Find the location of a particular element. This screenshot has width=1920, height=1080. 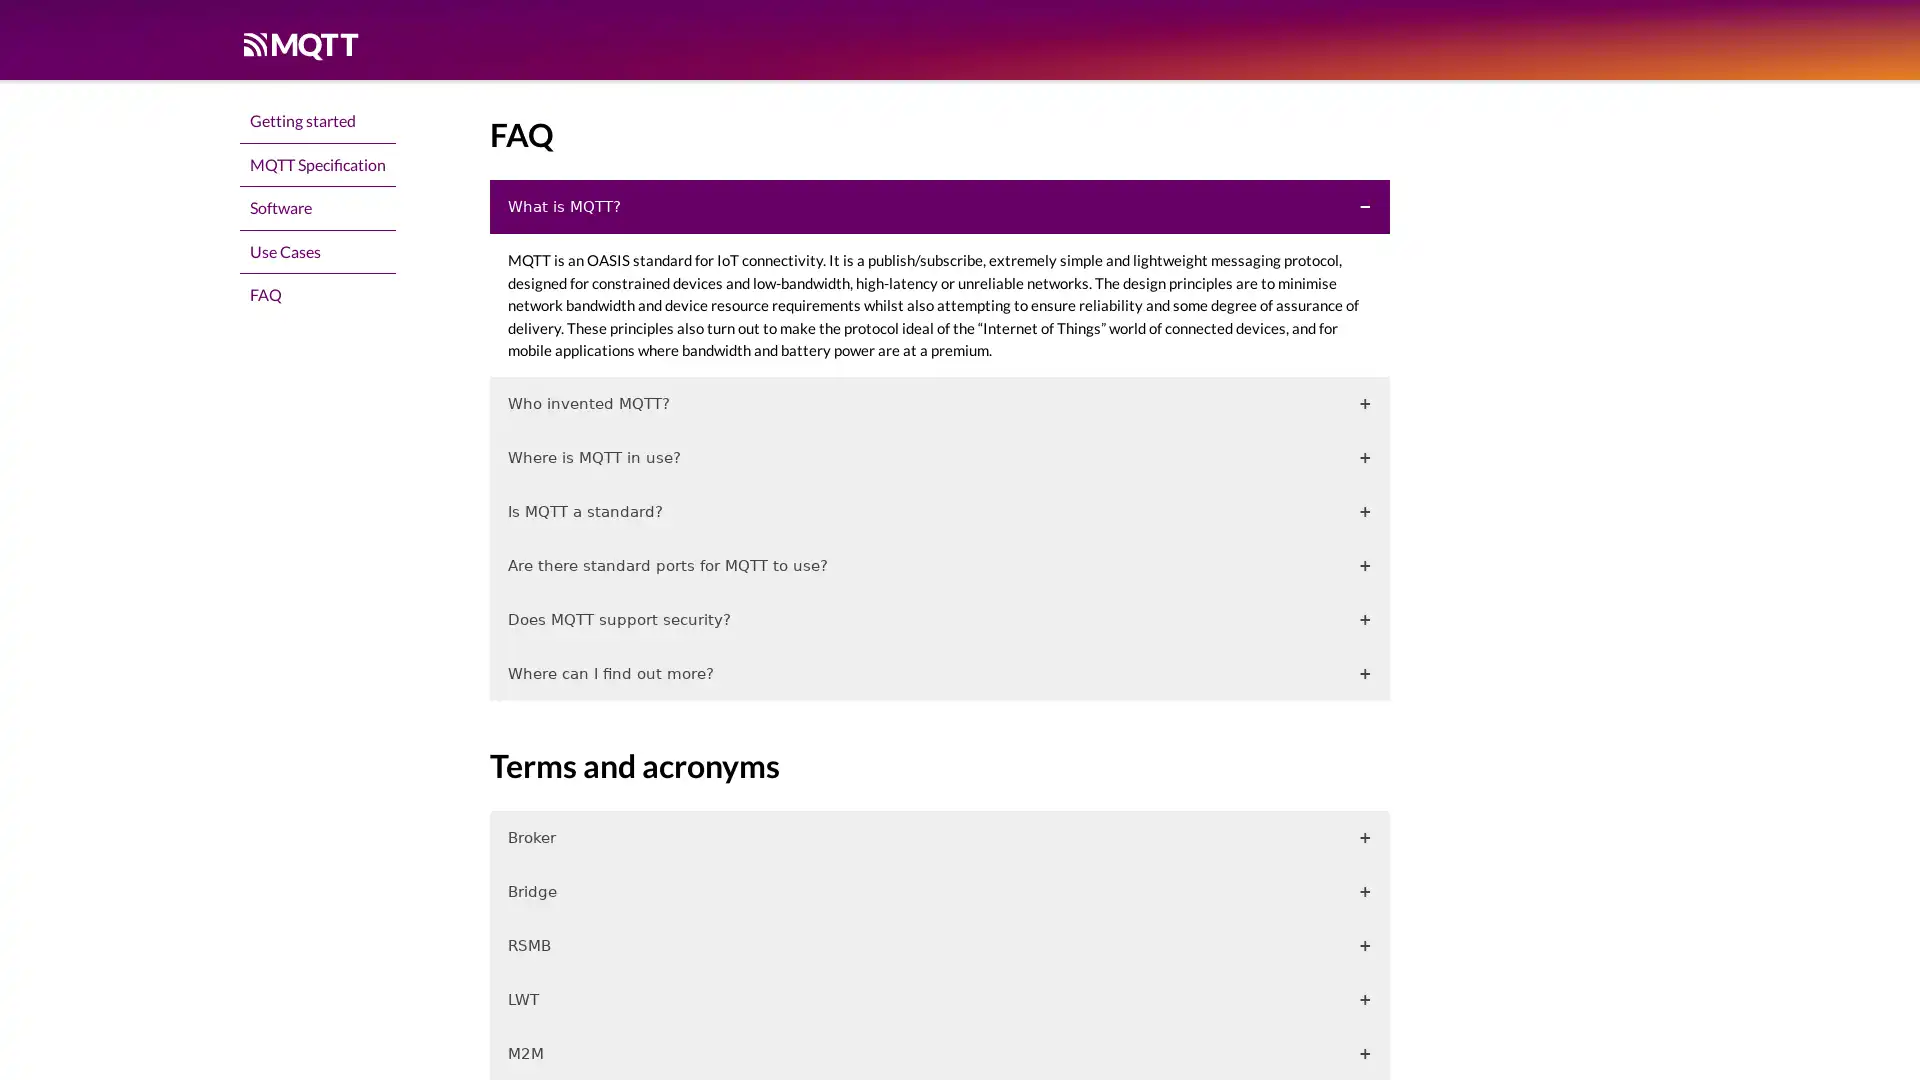

Bridge + is located at coordinates (939, 890).